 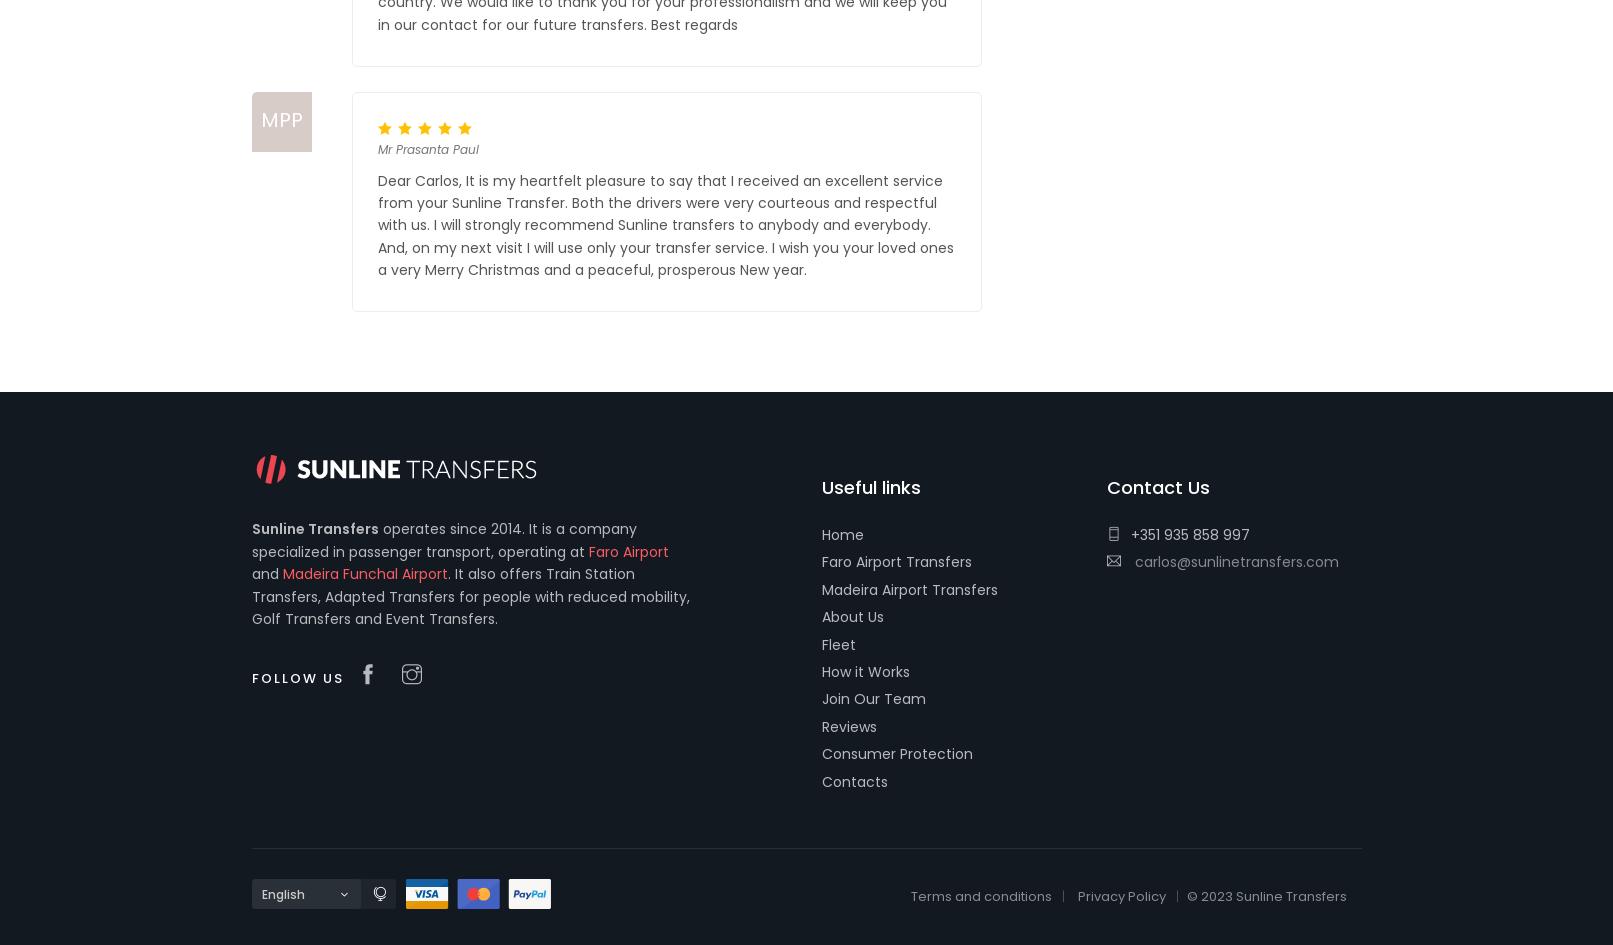 What do you see at coordinates (279, 119) in the screenshot?
I see `'MPP'` at bounding box center [279, 119].